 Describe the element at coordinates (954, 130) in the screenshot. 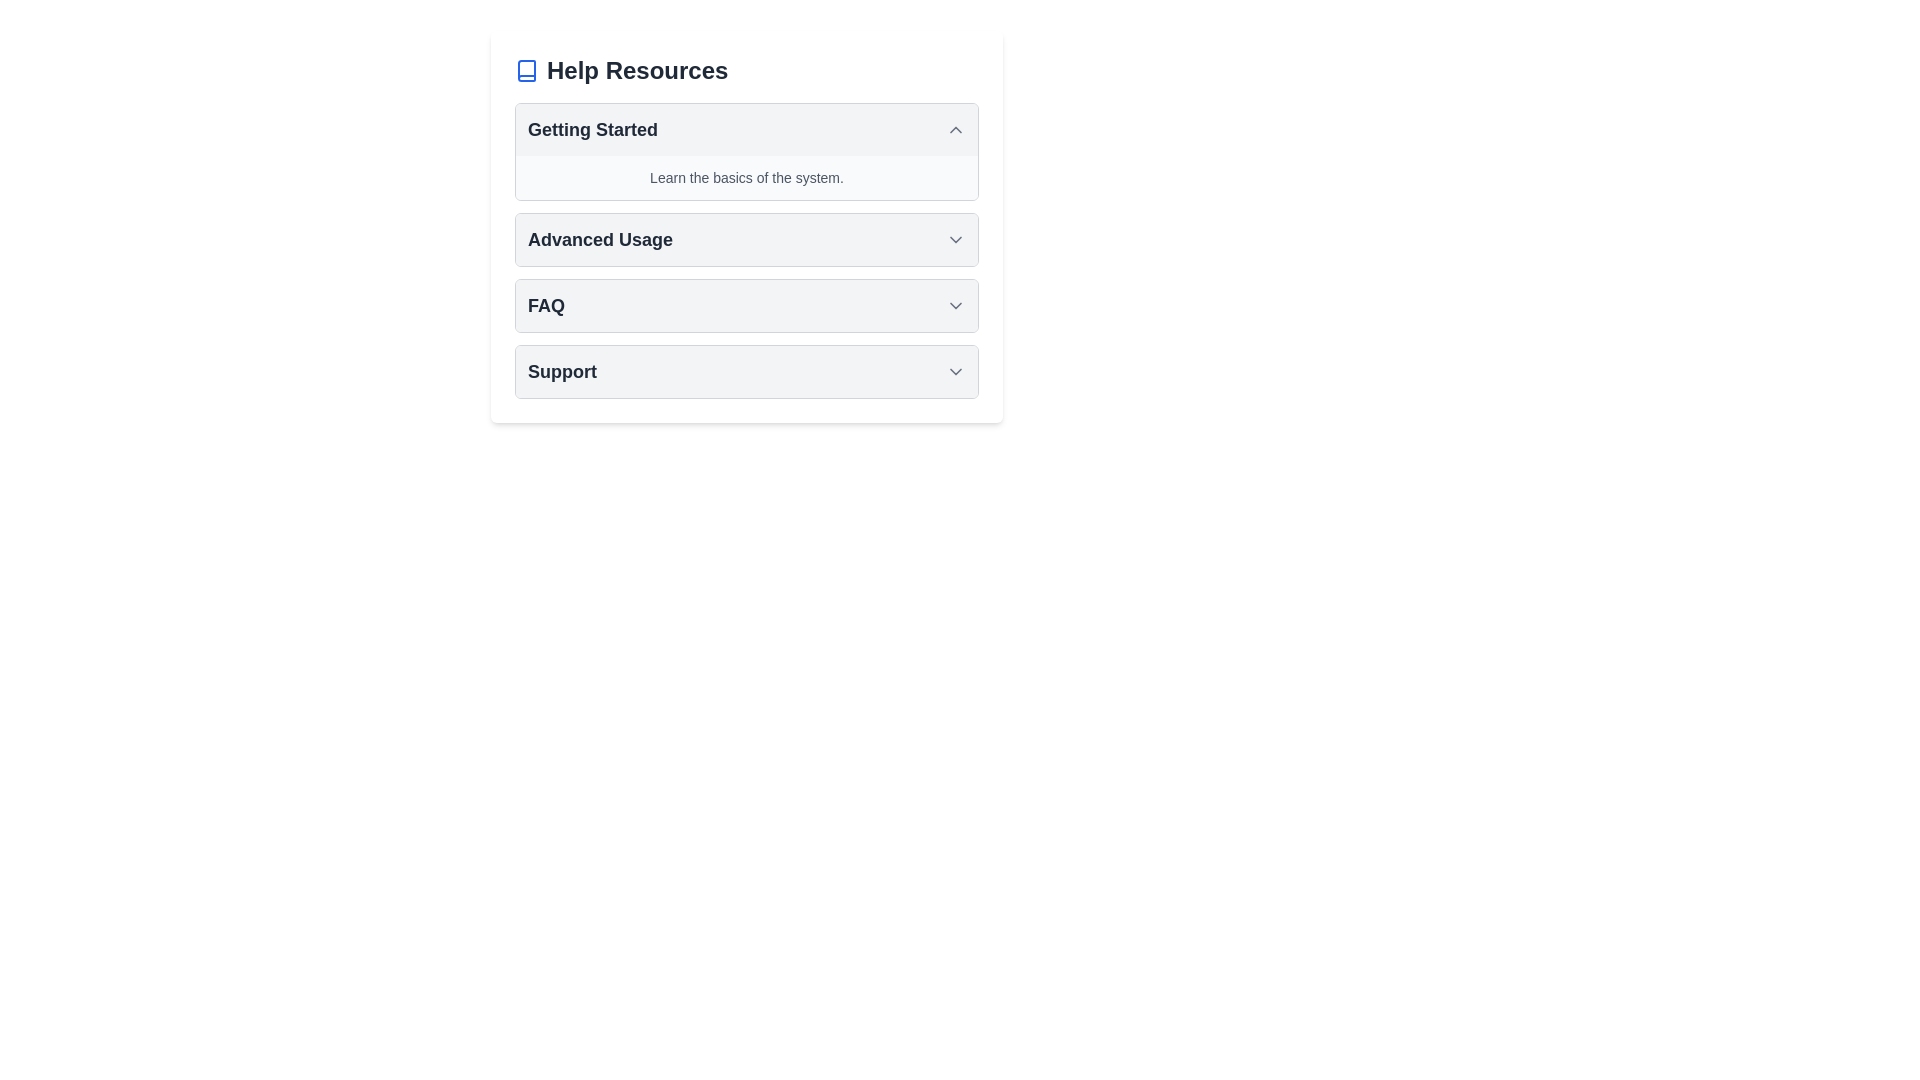

I see `the small, gray, upward-pointing chevron icon located to the far right of the 'Getting Started' row` at that location.